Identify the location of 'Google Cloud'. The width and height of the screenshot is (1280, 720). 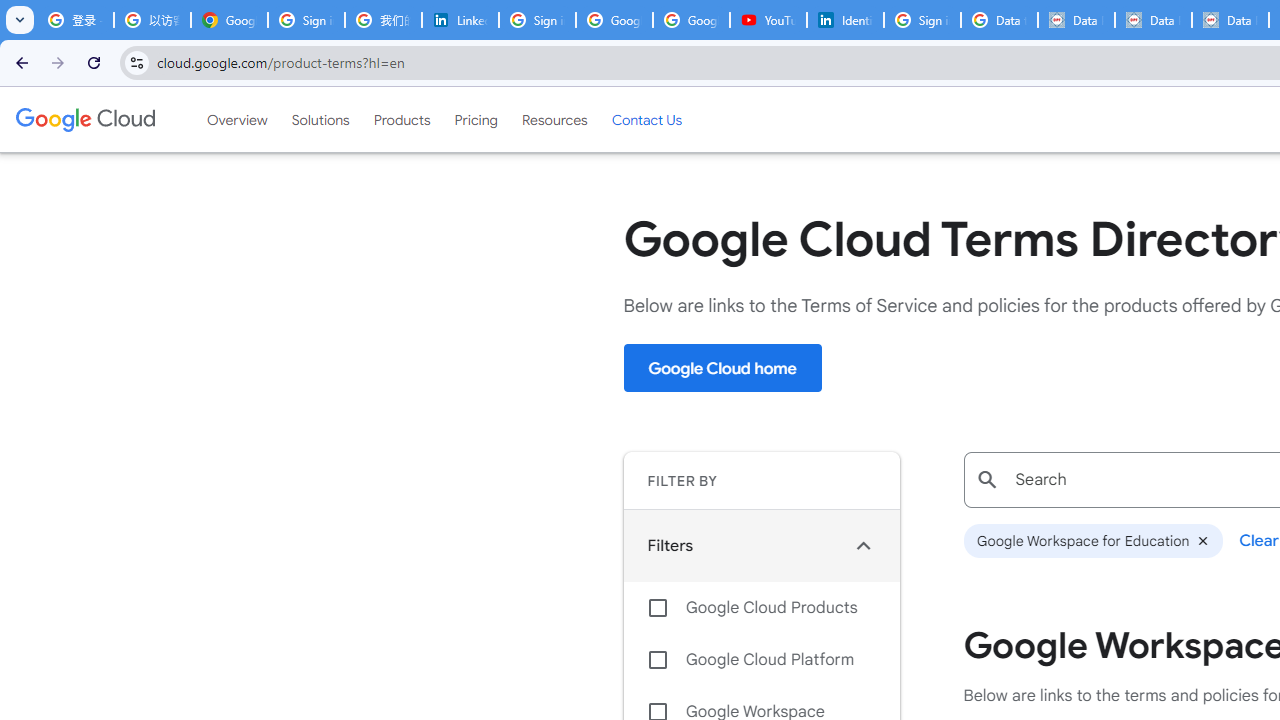
(84, 119).